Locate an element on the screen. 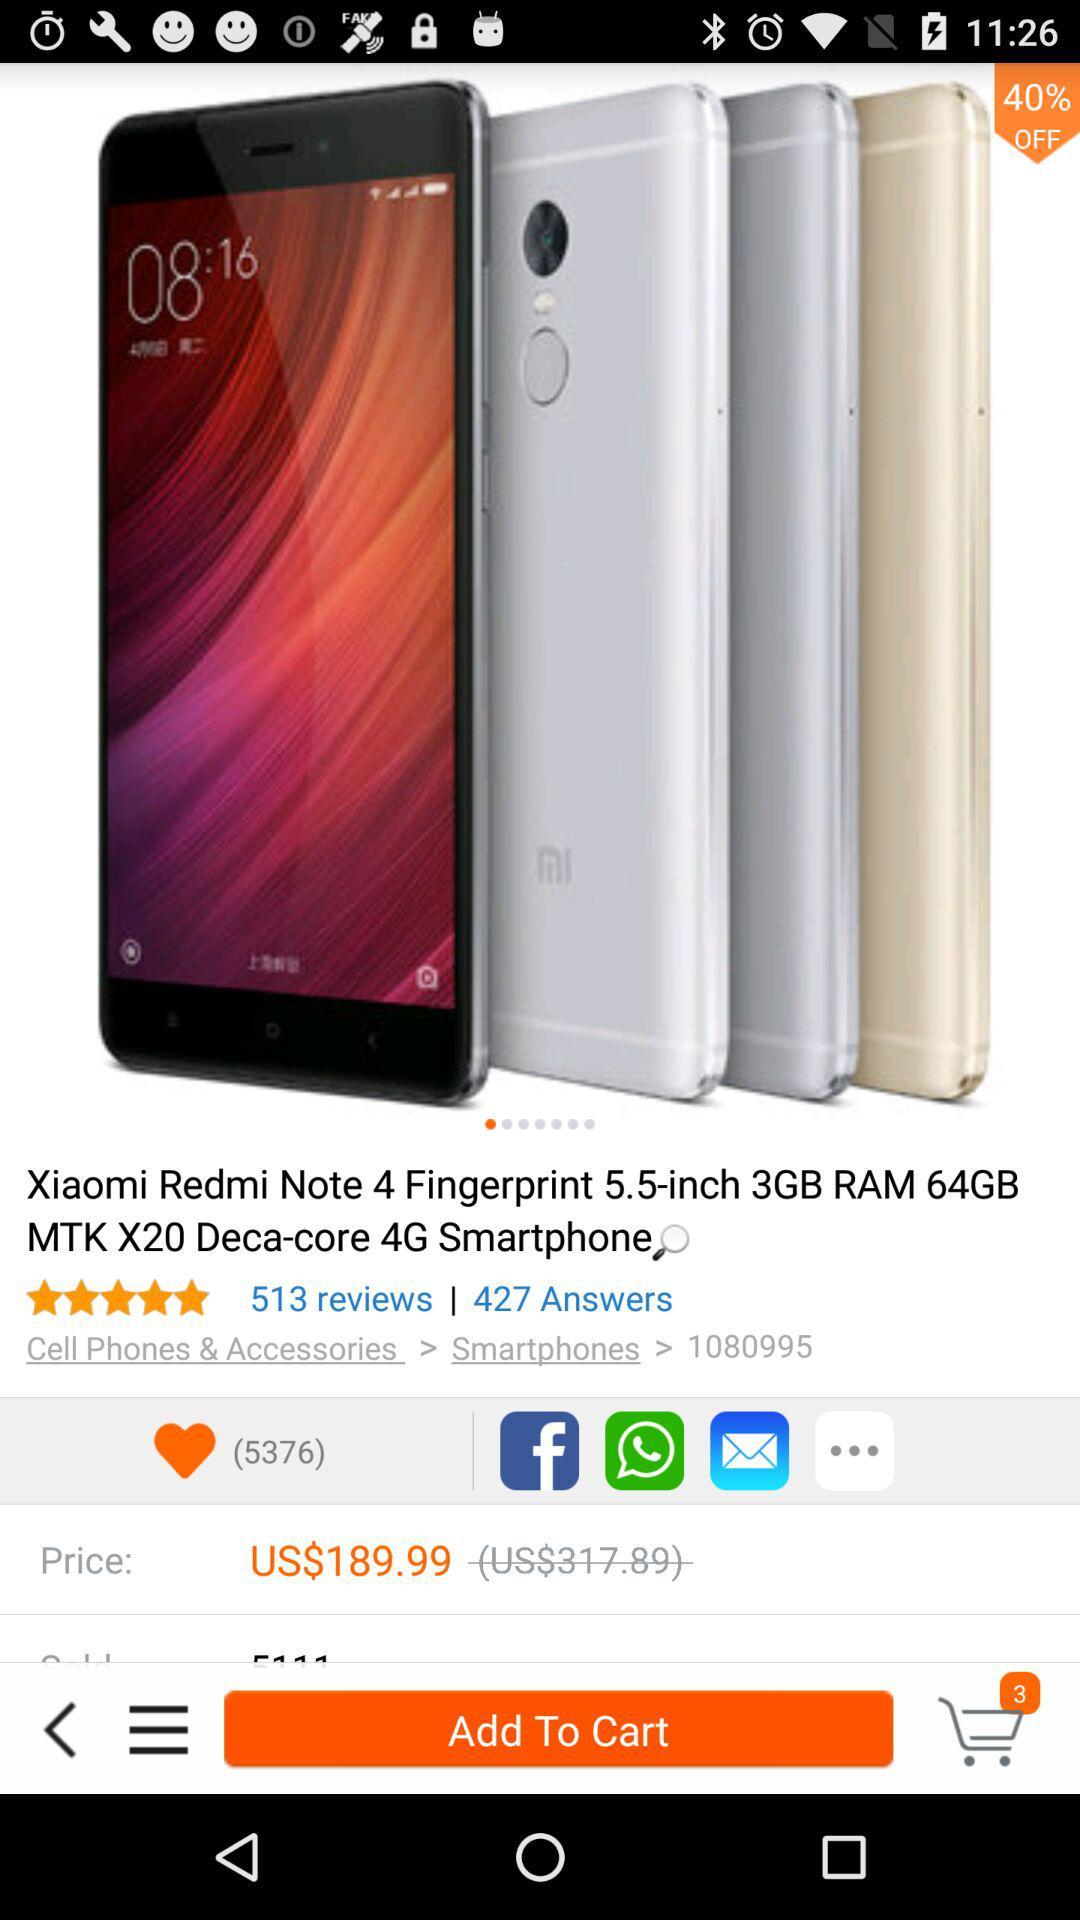  call the company is located at coordinates (644, 1450).